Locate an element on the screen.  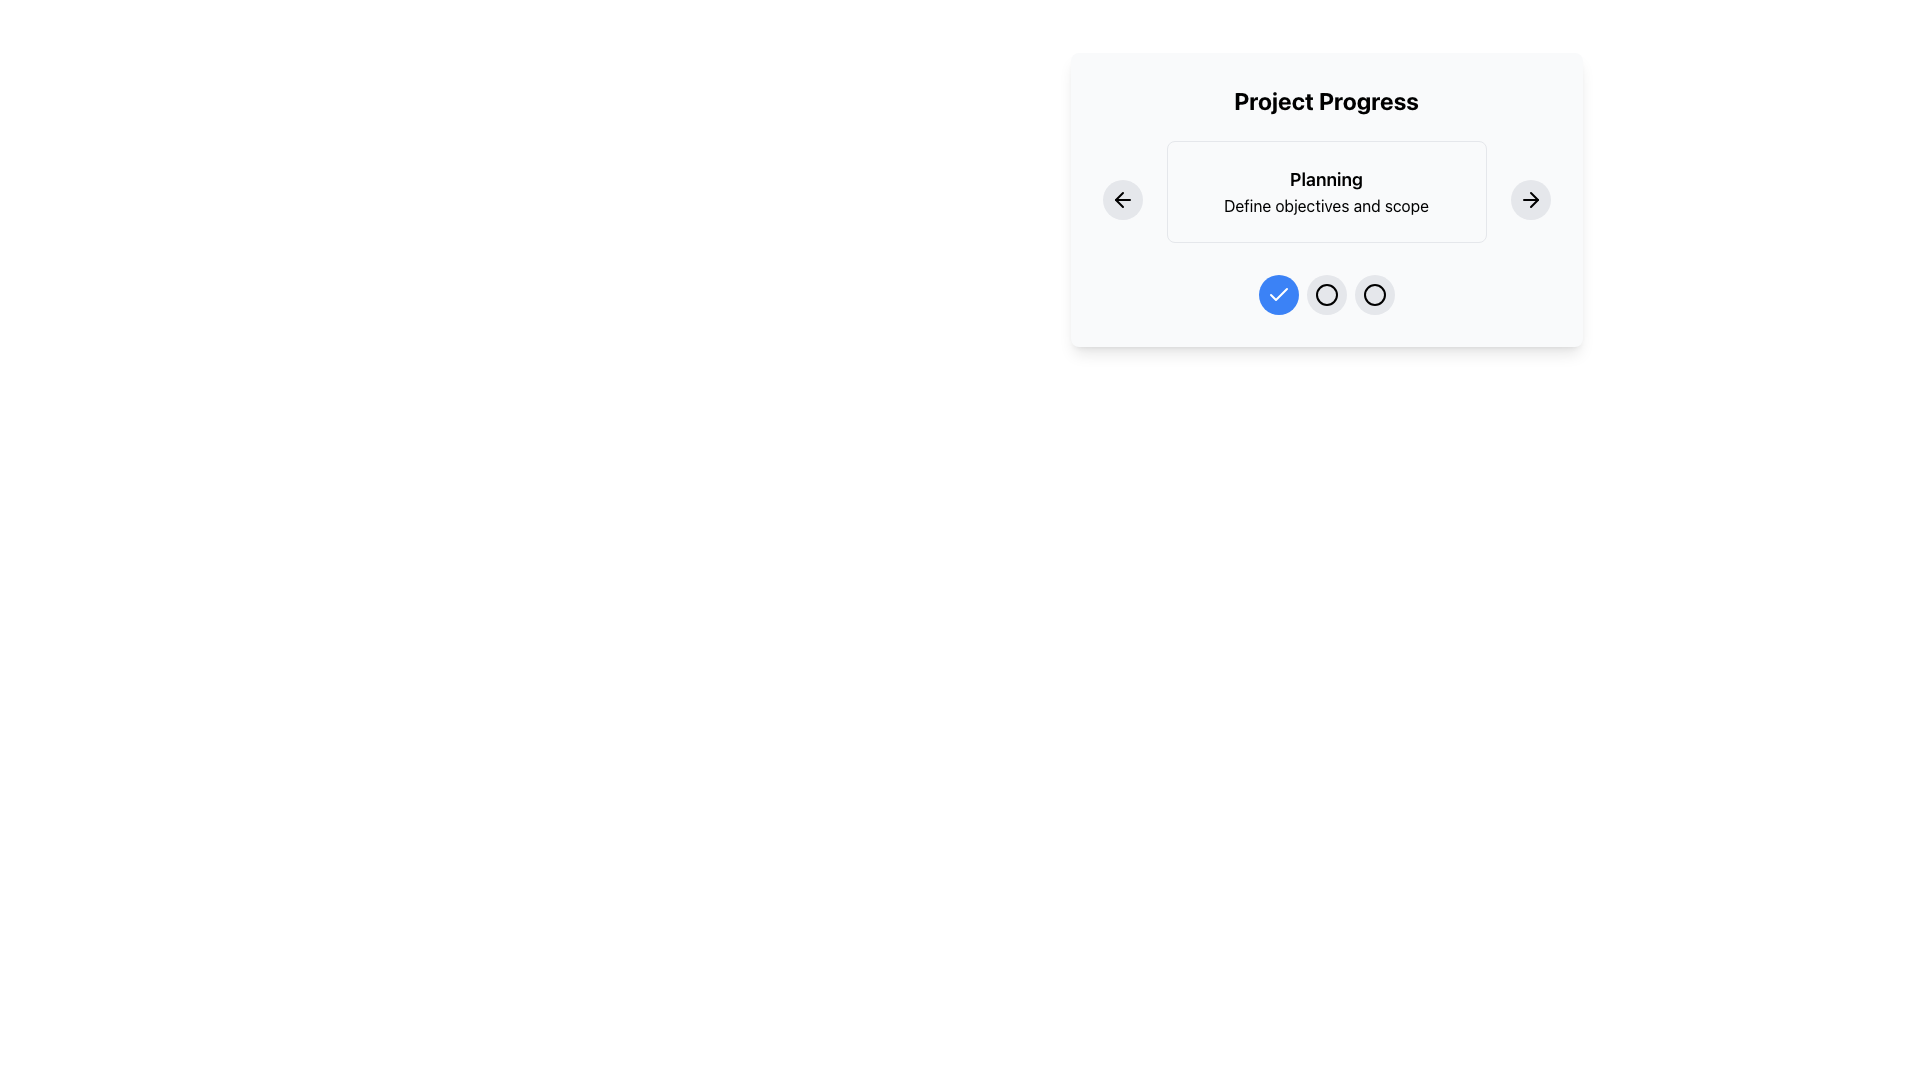
the checkmark icon button with a blue circular background, located below the 'Planning' section of the interface is located at coordinates (1277, 294).